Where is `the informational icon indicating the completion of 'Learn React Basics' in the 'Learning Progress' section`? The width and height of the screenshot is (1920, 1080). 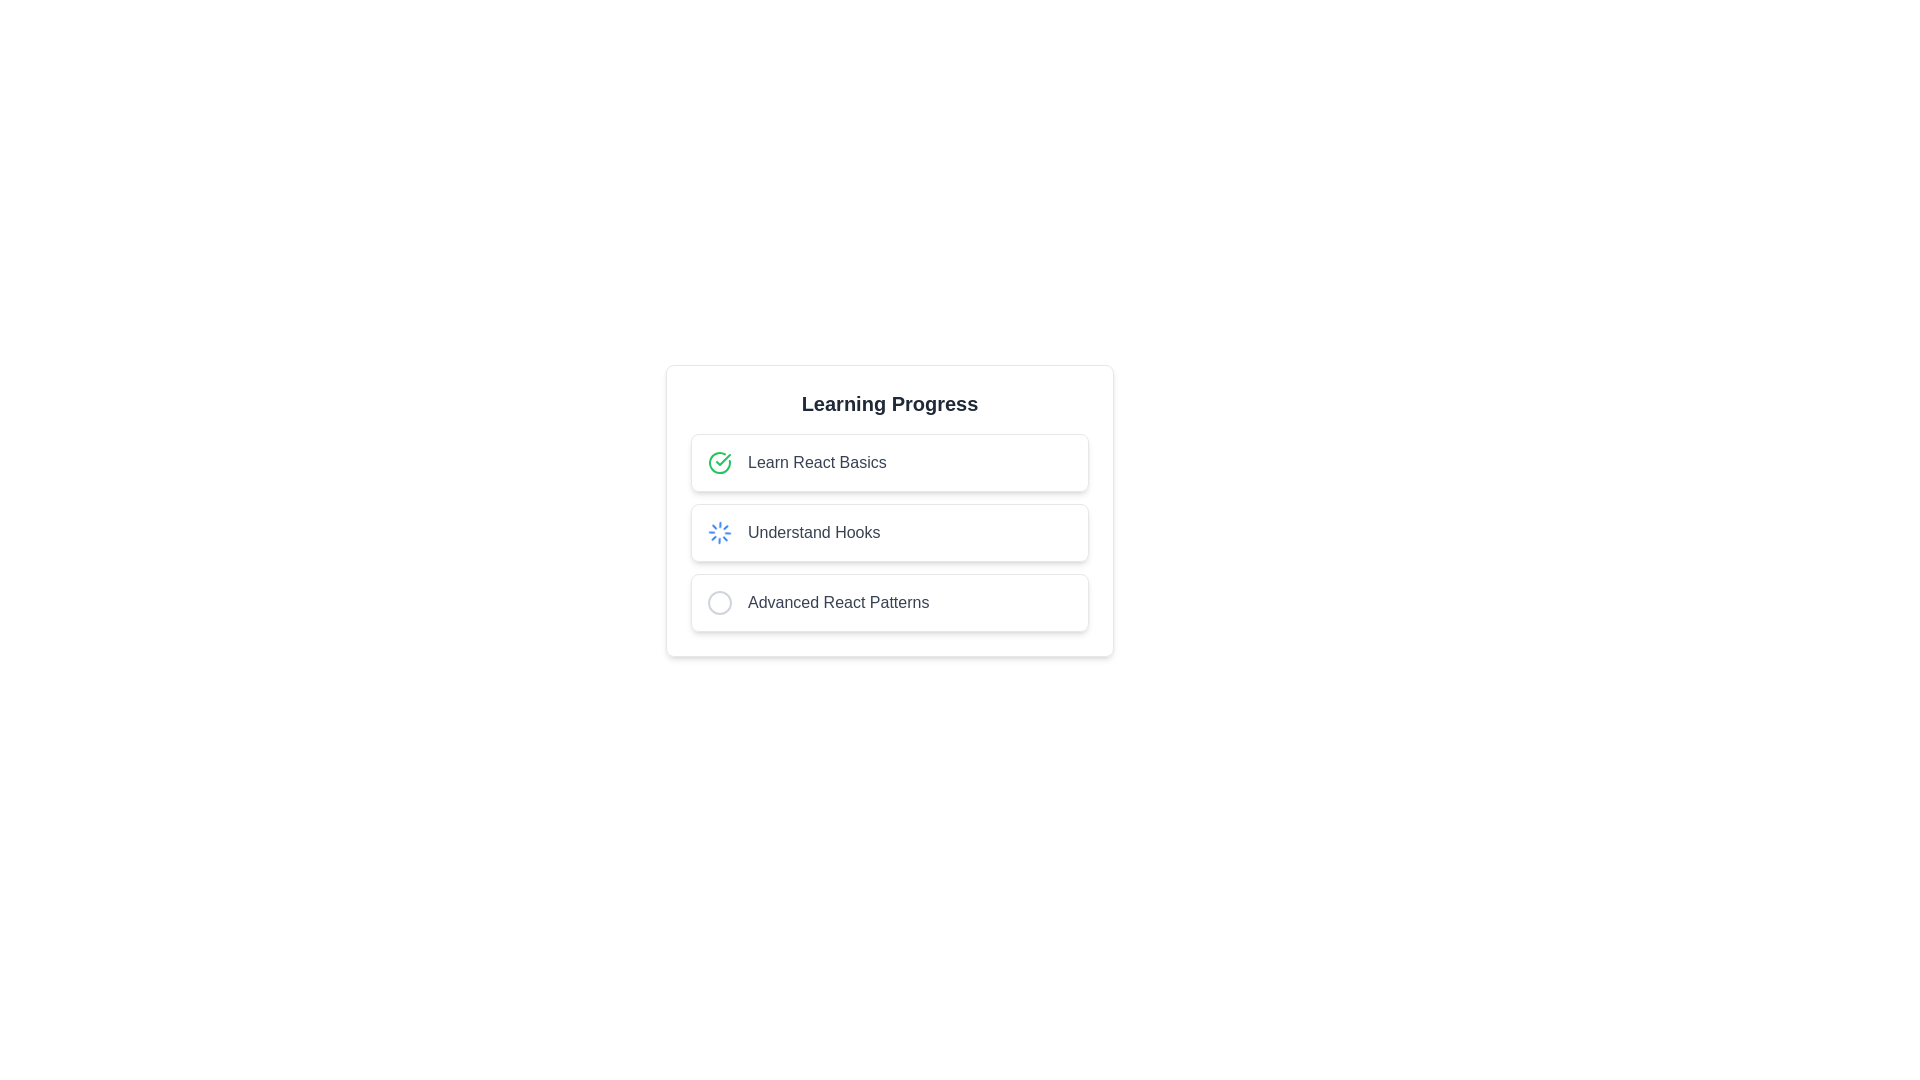 the informational icon indicating the completion of 'Learn React Basics' in the 'Learning Progress' section is located at coordinates (720, 462).